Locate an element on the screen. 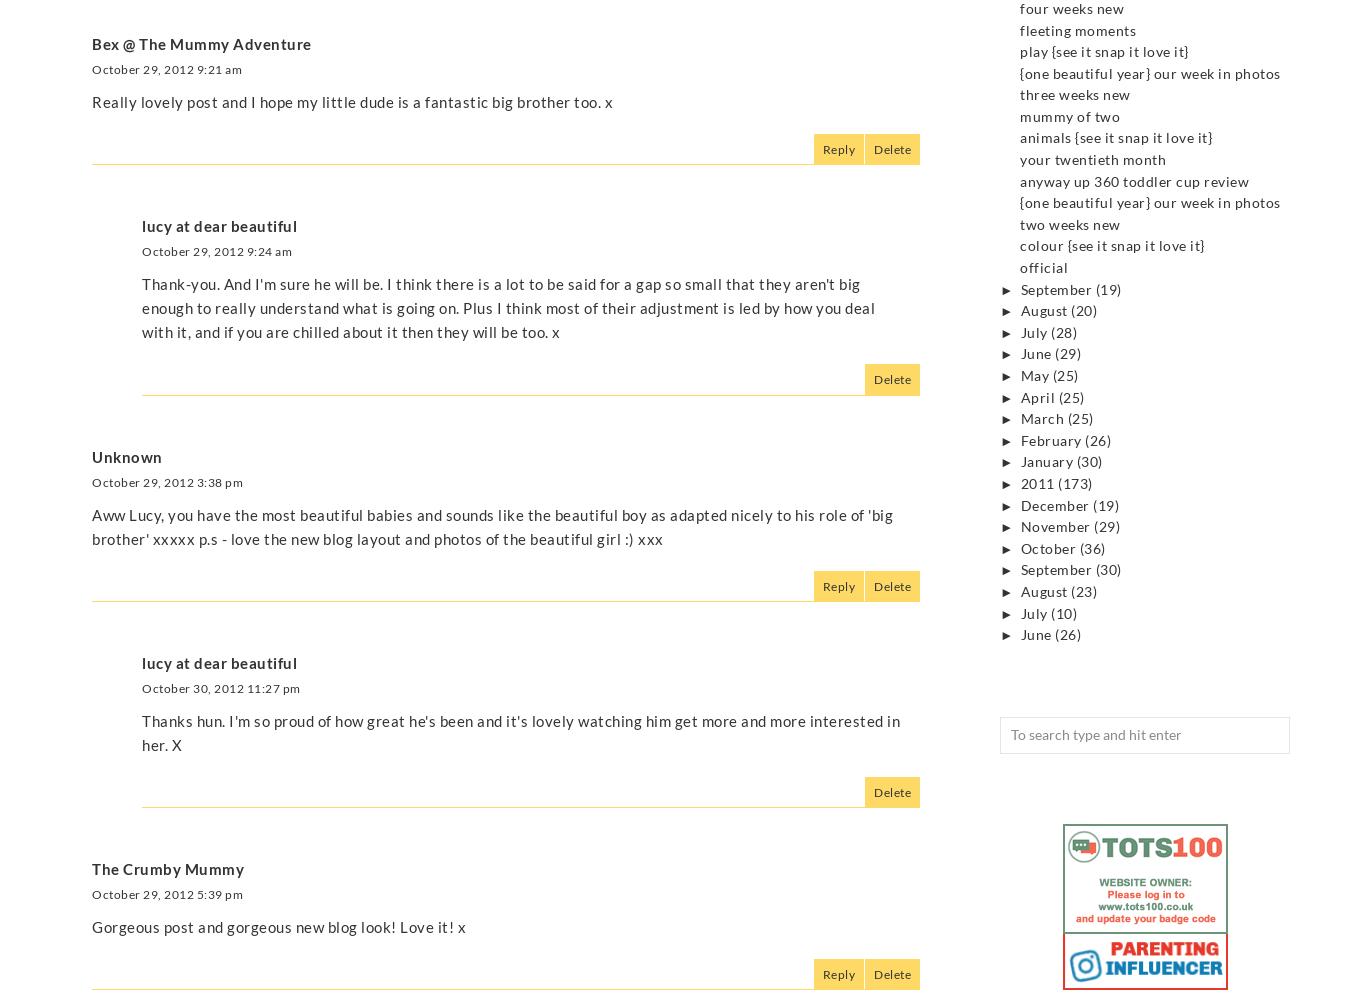  'December' is located at coordinates (1056, 504).